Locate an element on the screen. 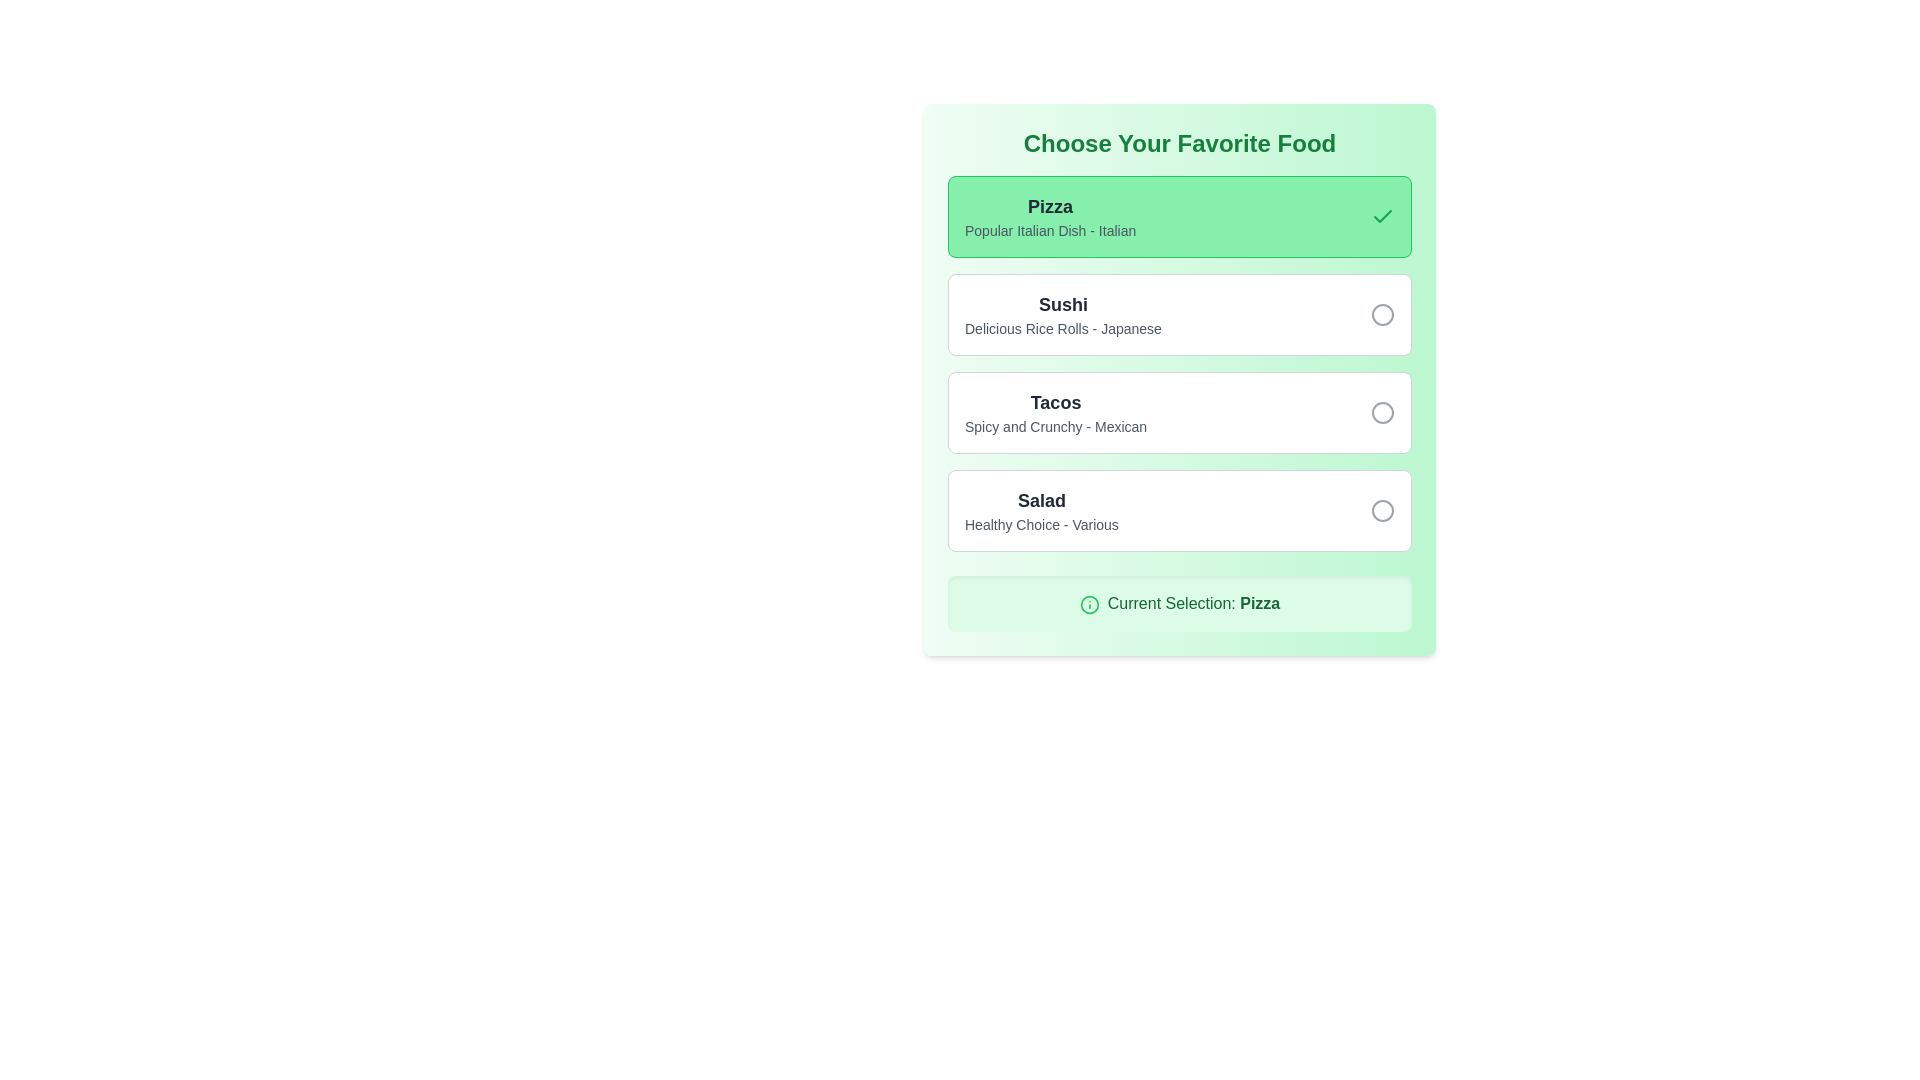 The width and height of the screenshot is (1920, 1080). the radio button (SVG circle) located at the far-right end of the card displaying 'Sushi' is located at coordinates (1381, 315).